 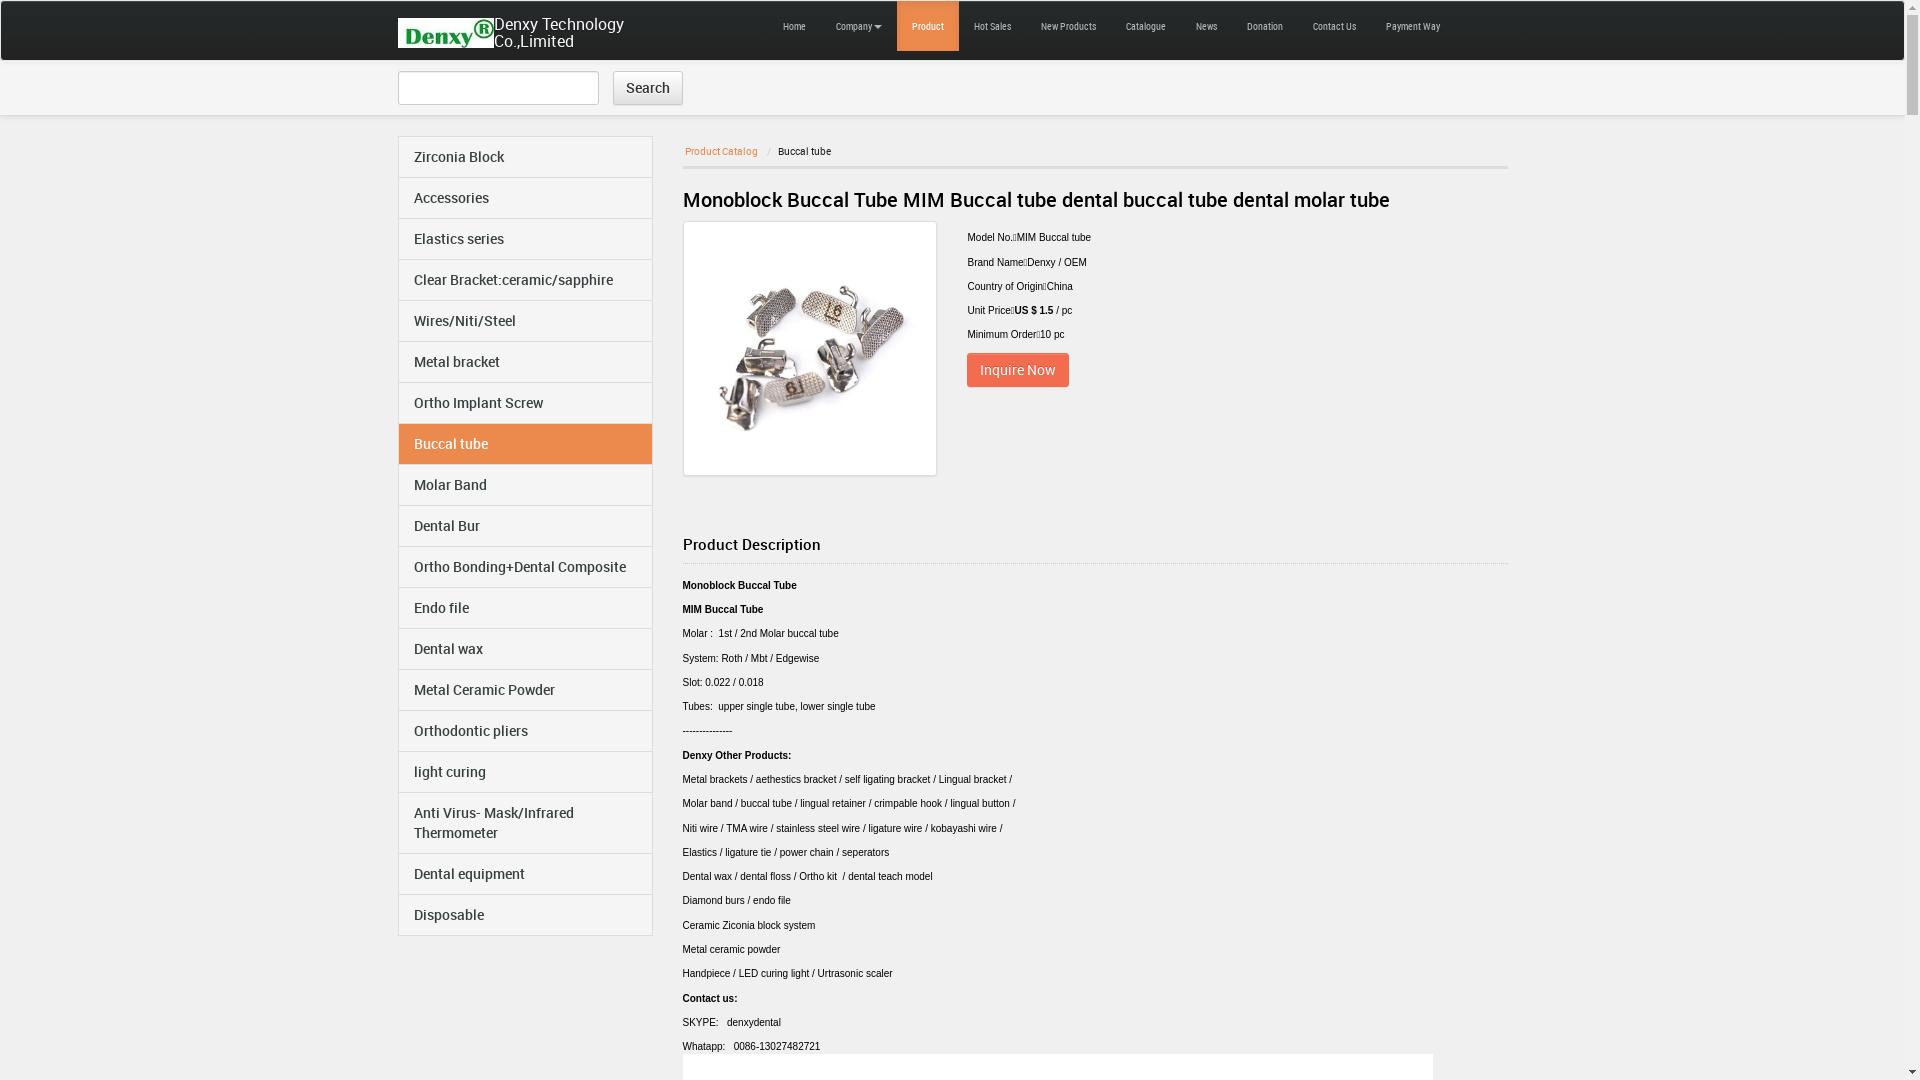 What do you see at coordinates (524, 689) in the screenshot?
I see `'Metal Ceramic Powder'` at bounding box center [524, 689].